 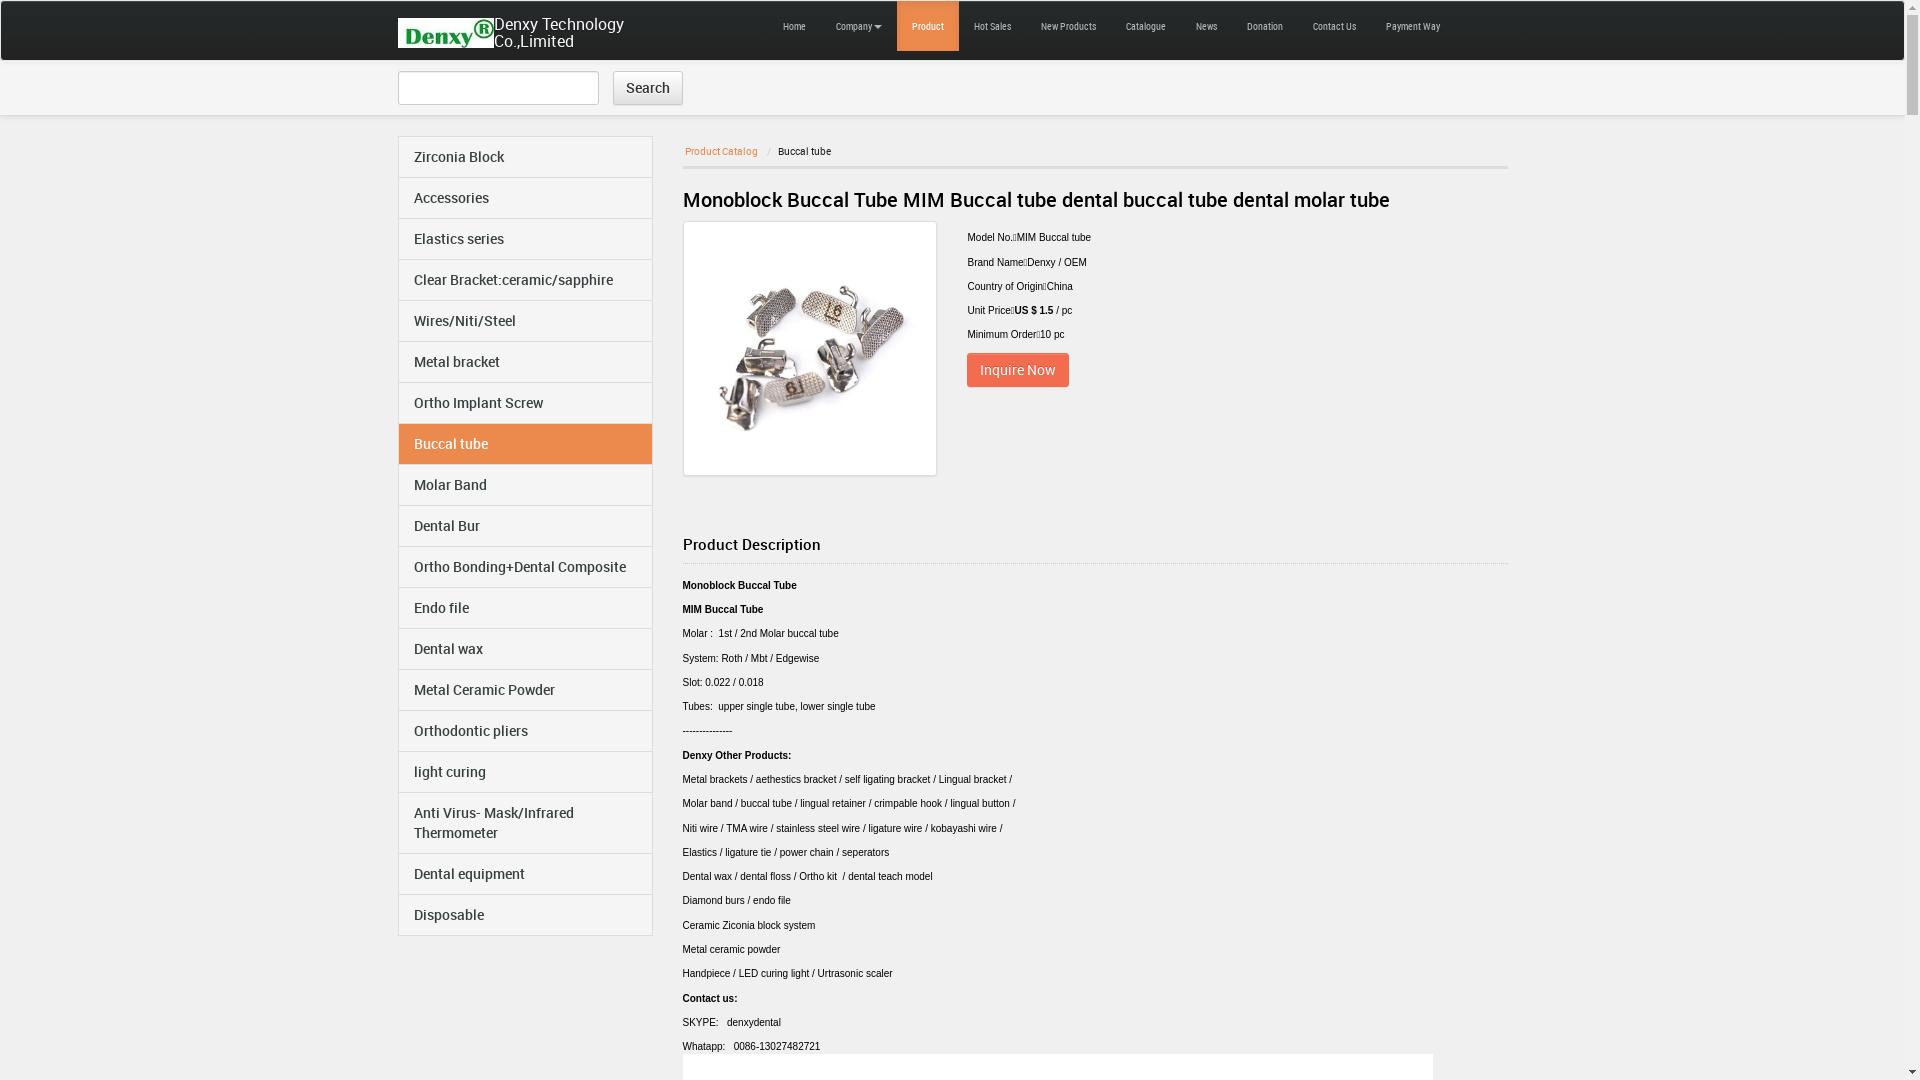 What do you see at coordinates (524, 689) in the screenshot?
I see `'Metal Ceramic Powder'` at bounding box center [524, 689].